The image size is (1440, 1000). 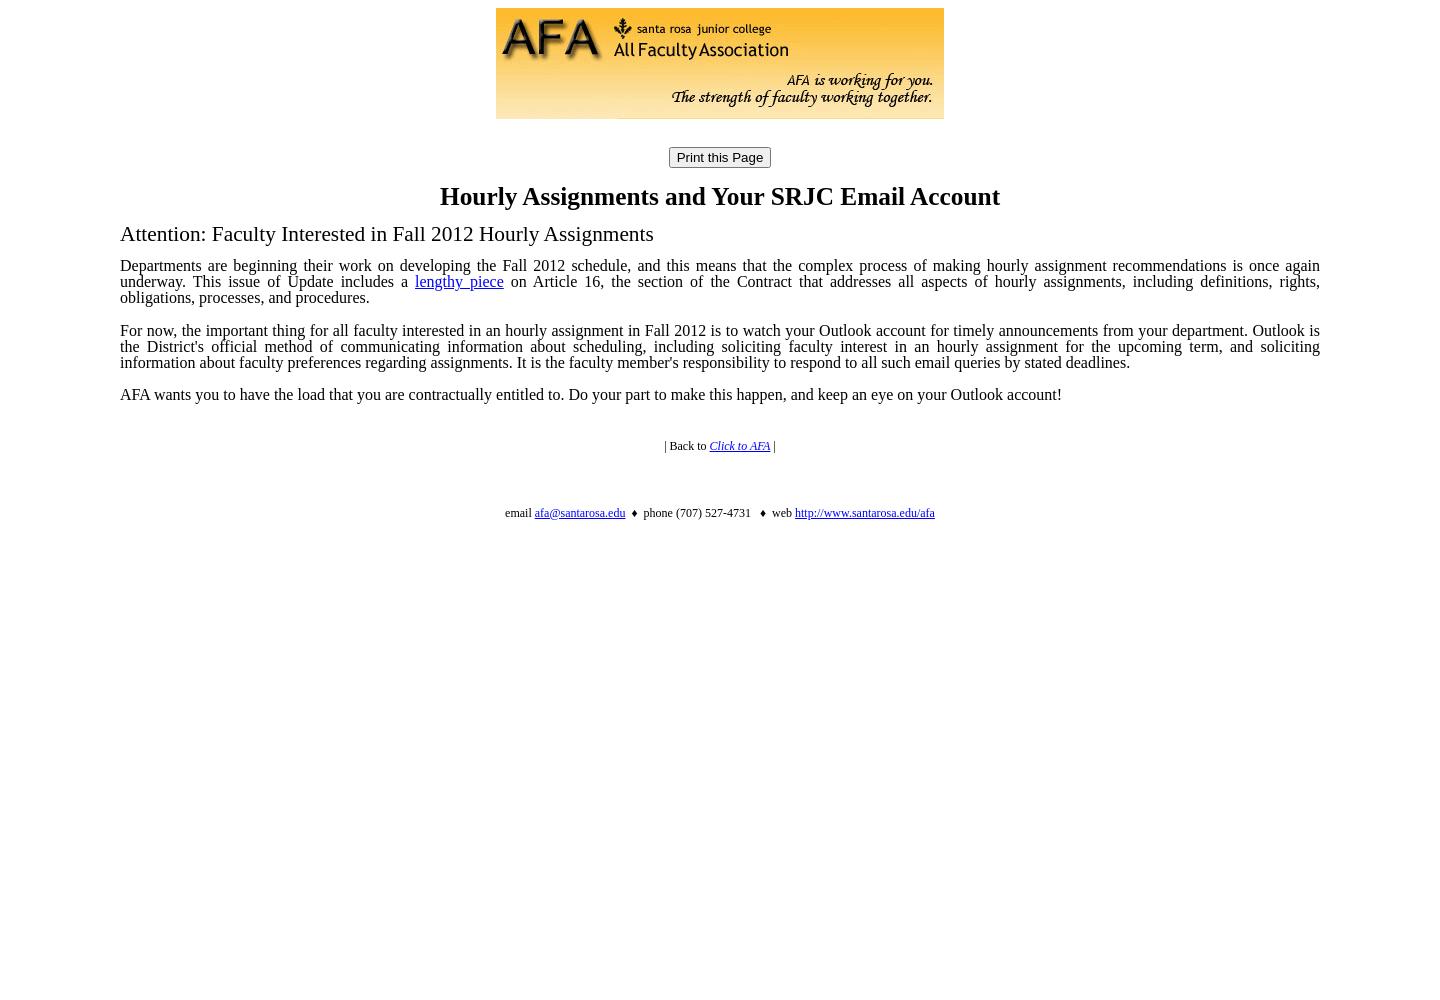 I want to click on 'email', so click(x=504, y=512).